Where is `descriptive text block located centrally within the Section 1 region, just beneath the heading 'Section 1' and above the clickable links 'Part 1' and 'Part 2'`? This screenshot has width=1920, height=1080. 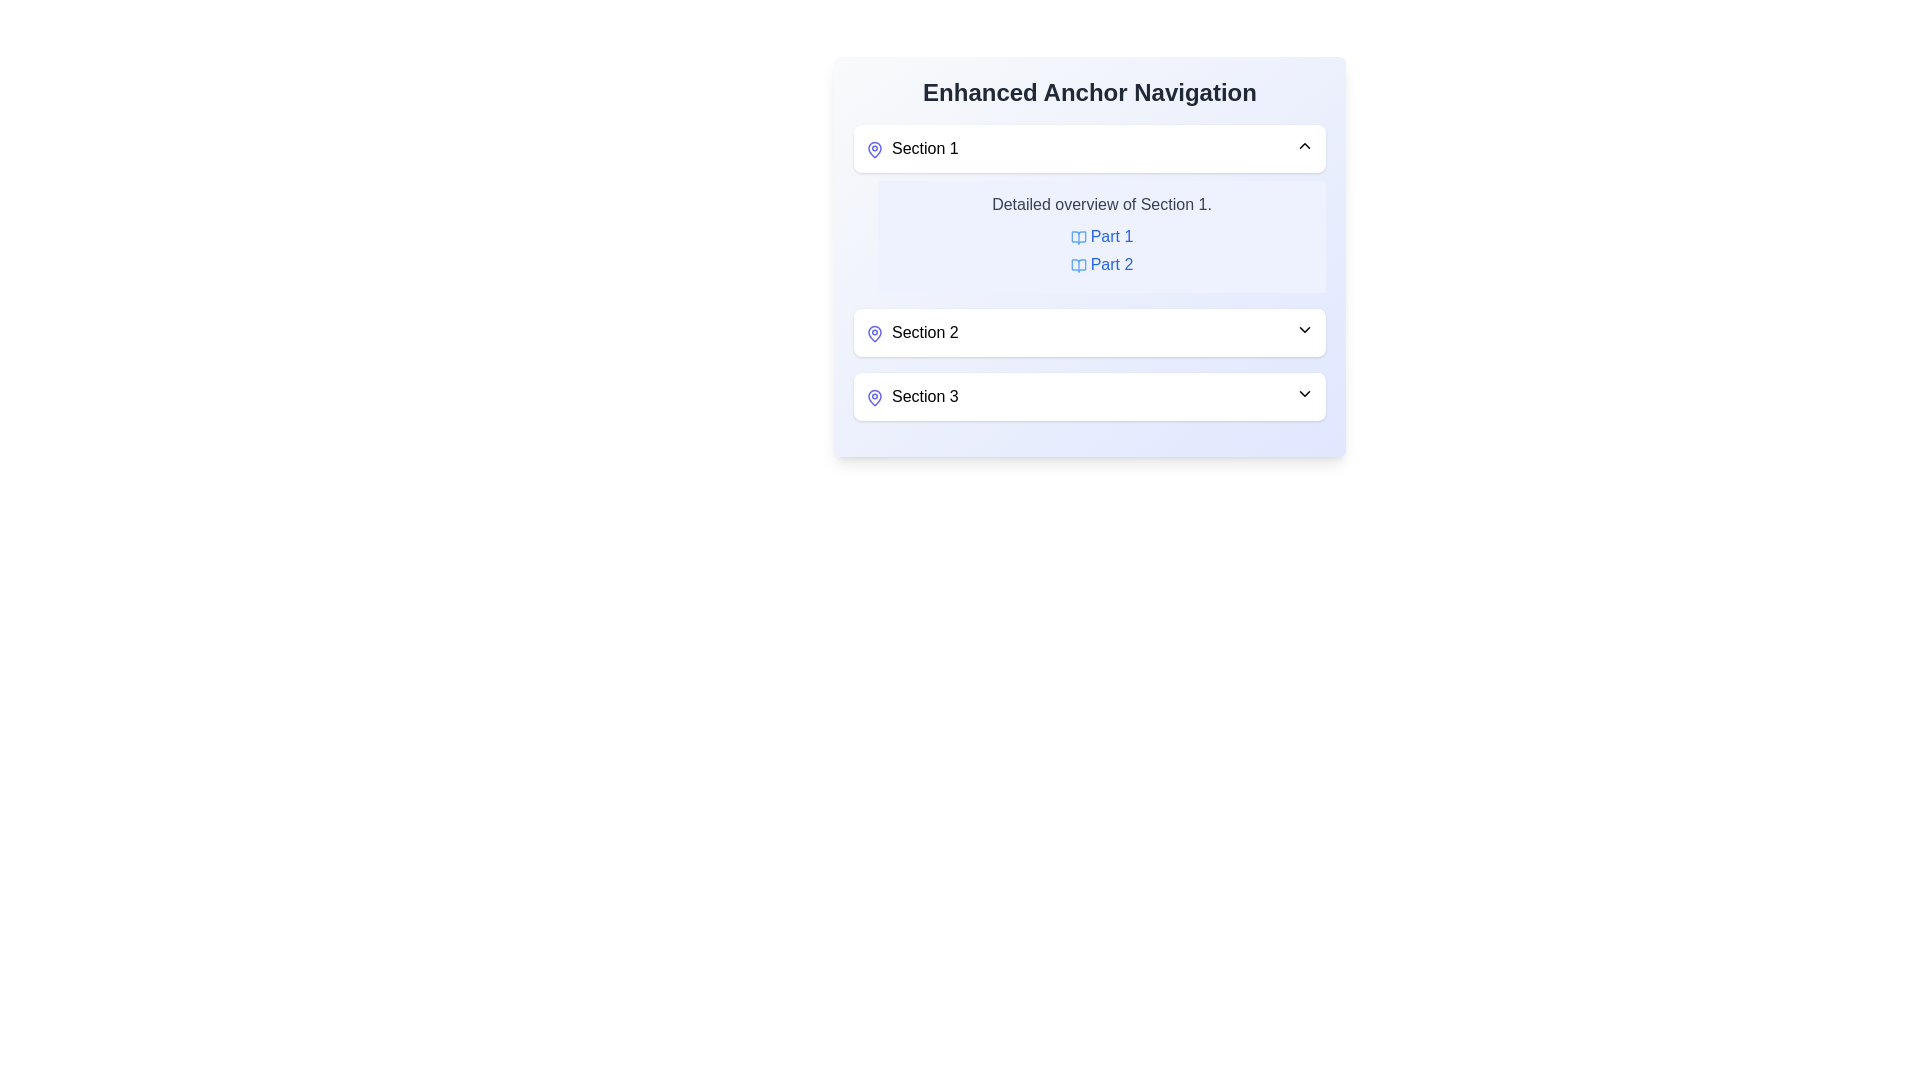 descriptive text block located centrally within the Section 1 region, just beneath the heading 'Section 1' and above the clickable links 'Part 1' and 'Part 2' is located at coordinates (1101, 204).